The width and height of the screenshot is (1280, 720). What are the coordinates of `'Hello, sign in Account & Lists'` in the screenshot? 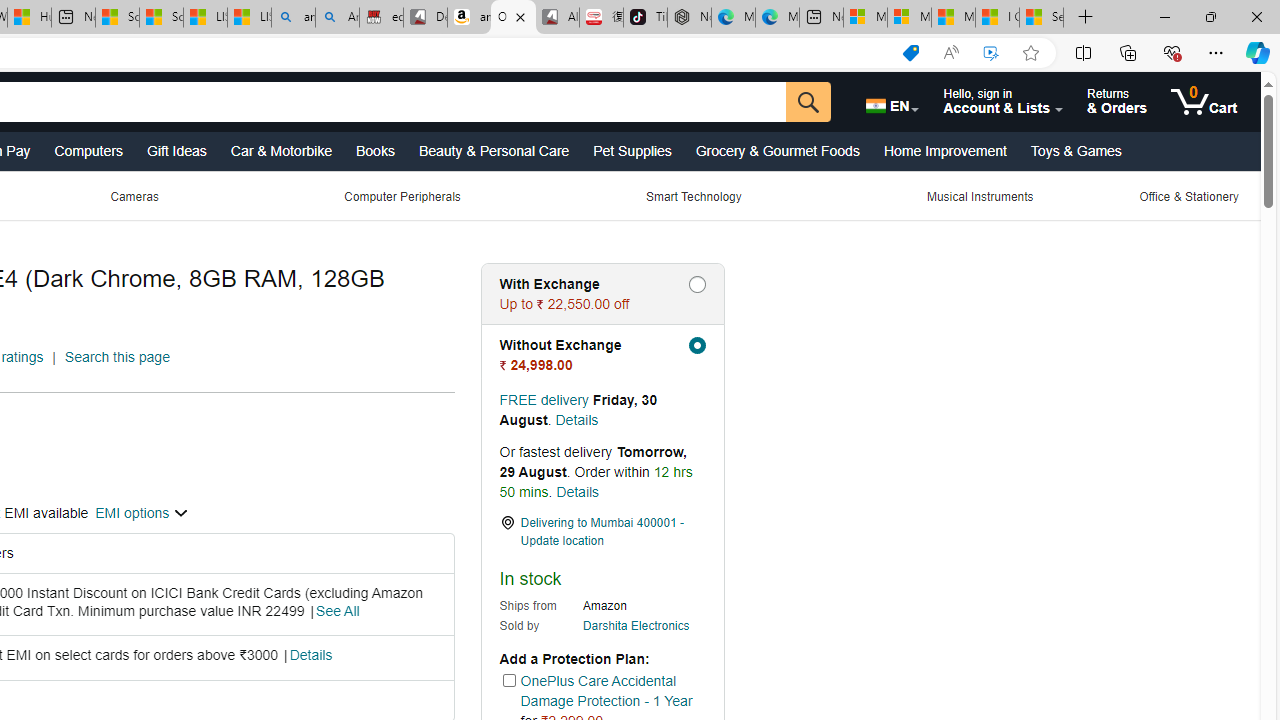 It's located at (1003, 101).